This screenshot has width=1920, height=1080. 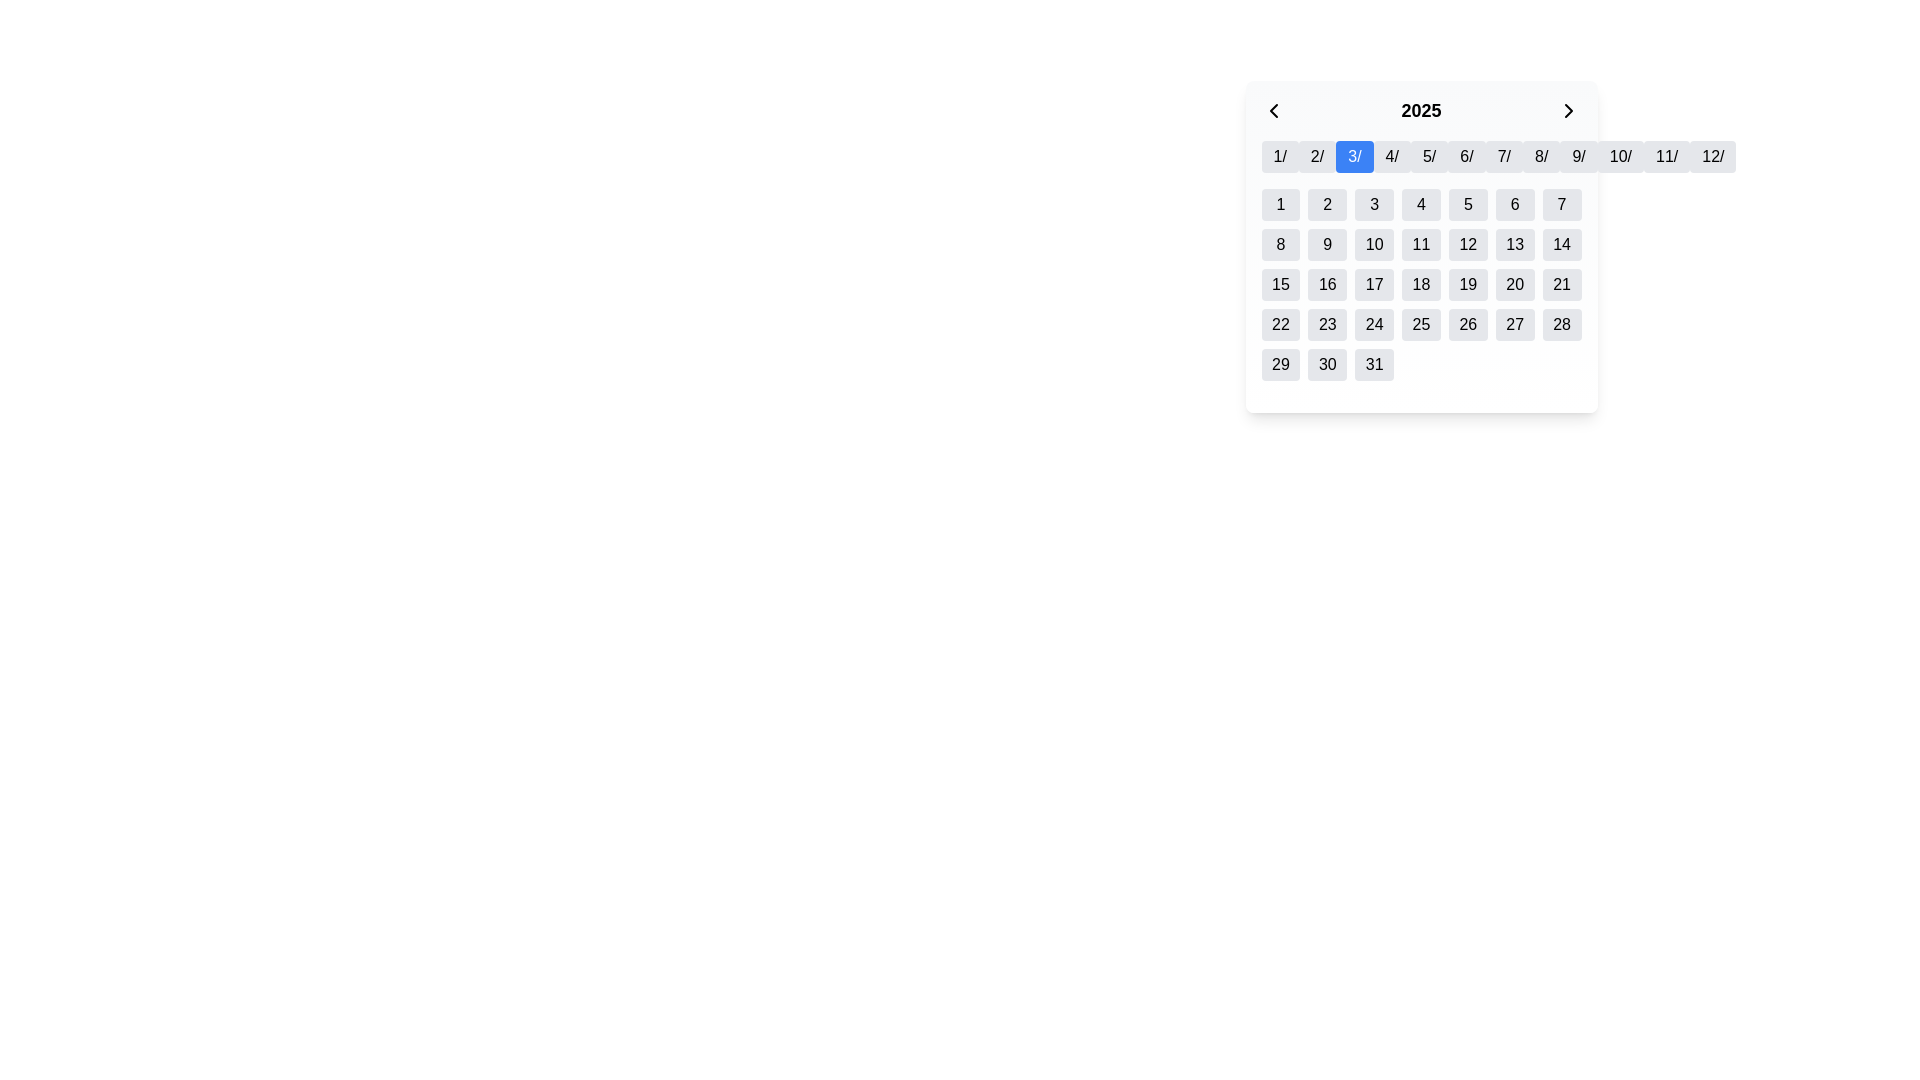 What do you see at coordinates (1568, 111) in the screenshot?
I see `the button located in the top-right corner of the calendar widget interface, positioned to the right of the text '2025'` at bounding box center [1568, 111].